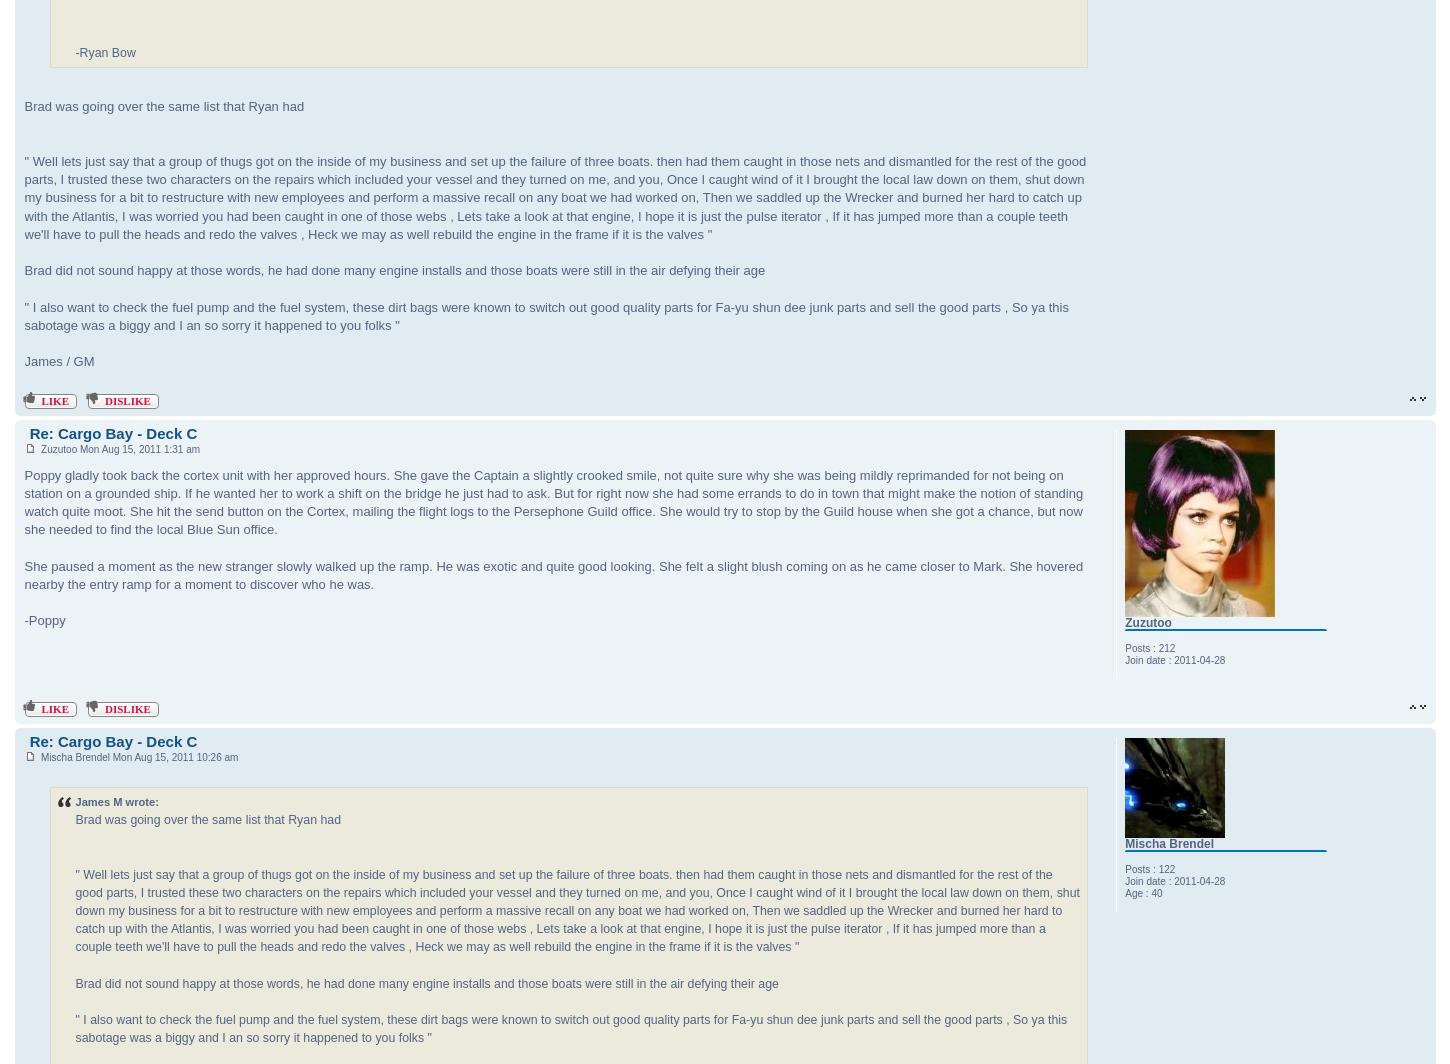  What do you see at coordinates (59, 361) in the screenshot?
I see `'James / GM'` at bounding box center [59, 361].